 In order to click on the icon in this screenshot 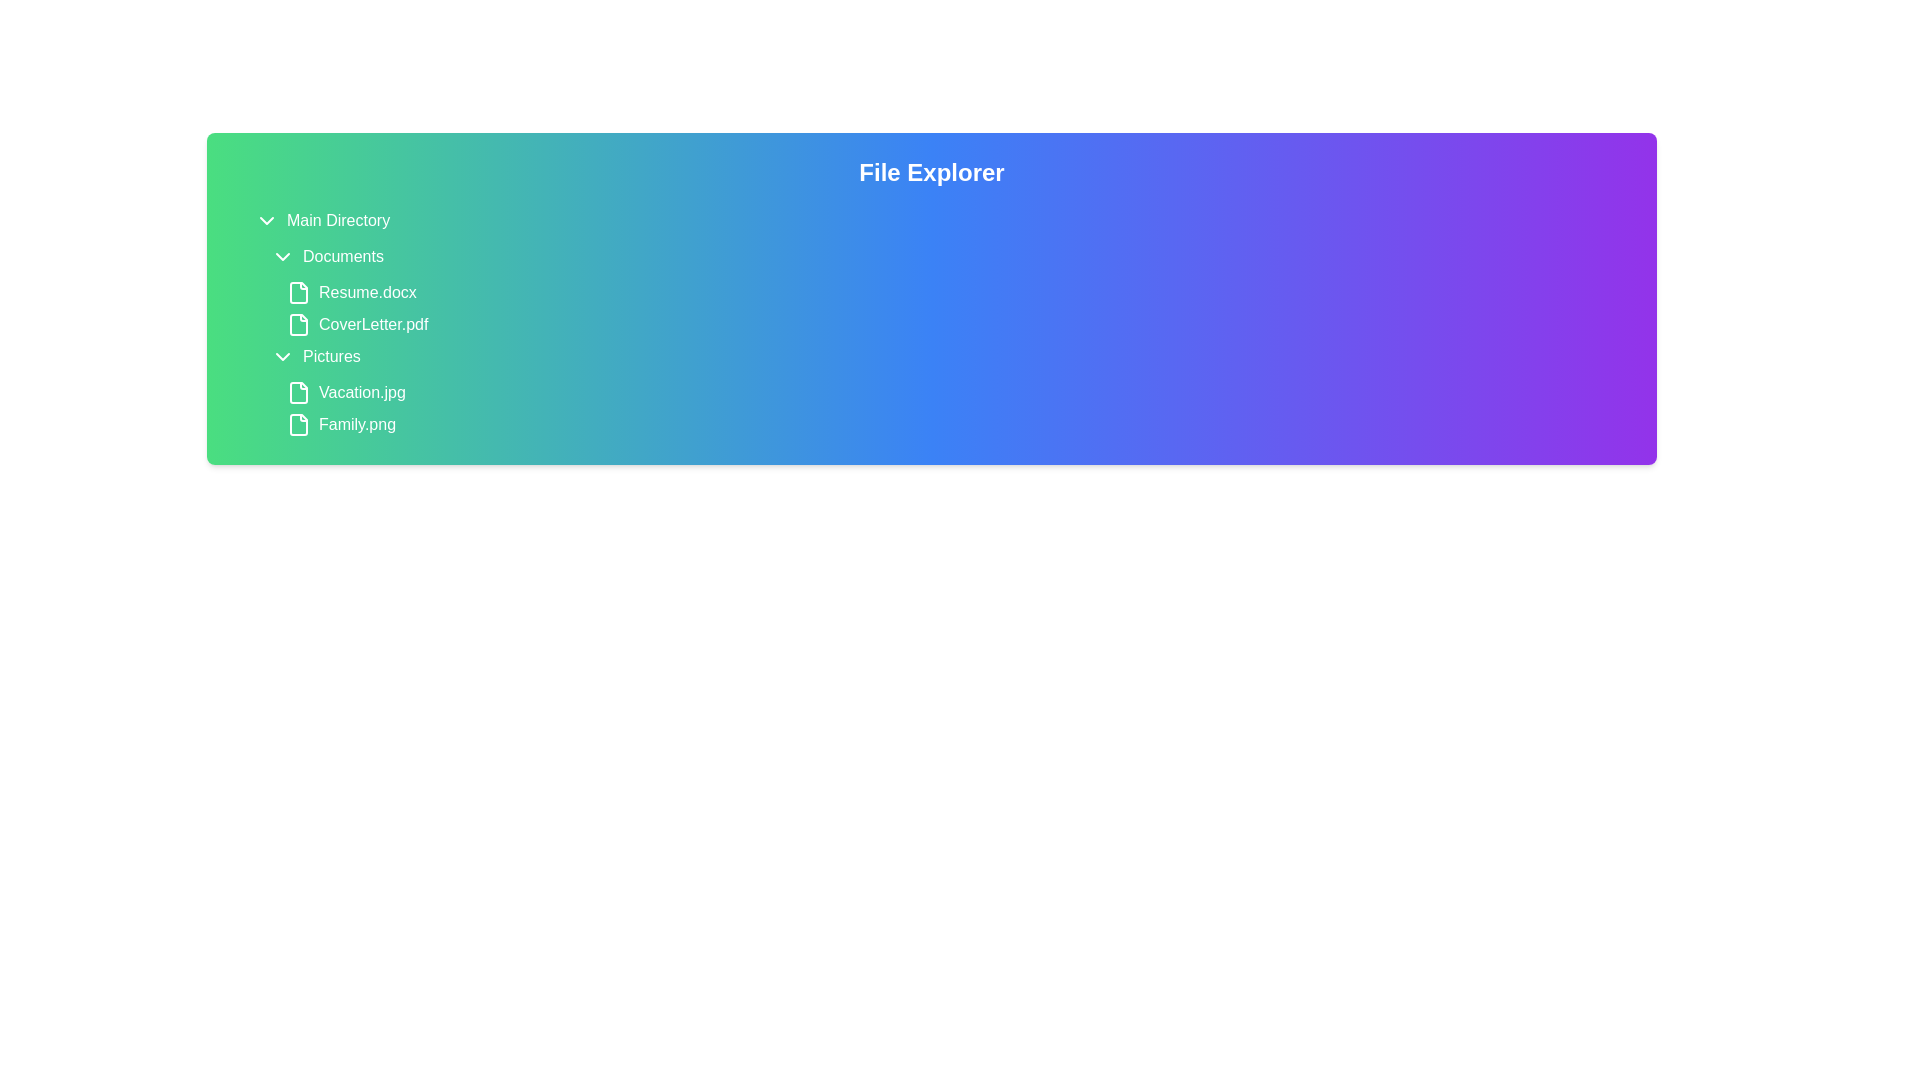, I will do `click(282, 356)`.